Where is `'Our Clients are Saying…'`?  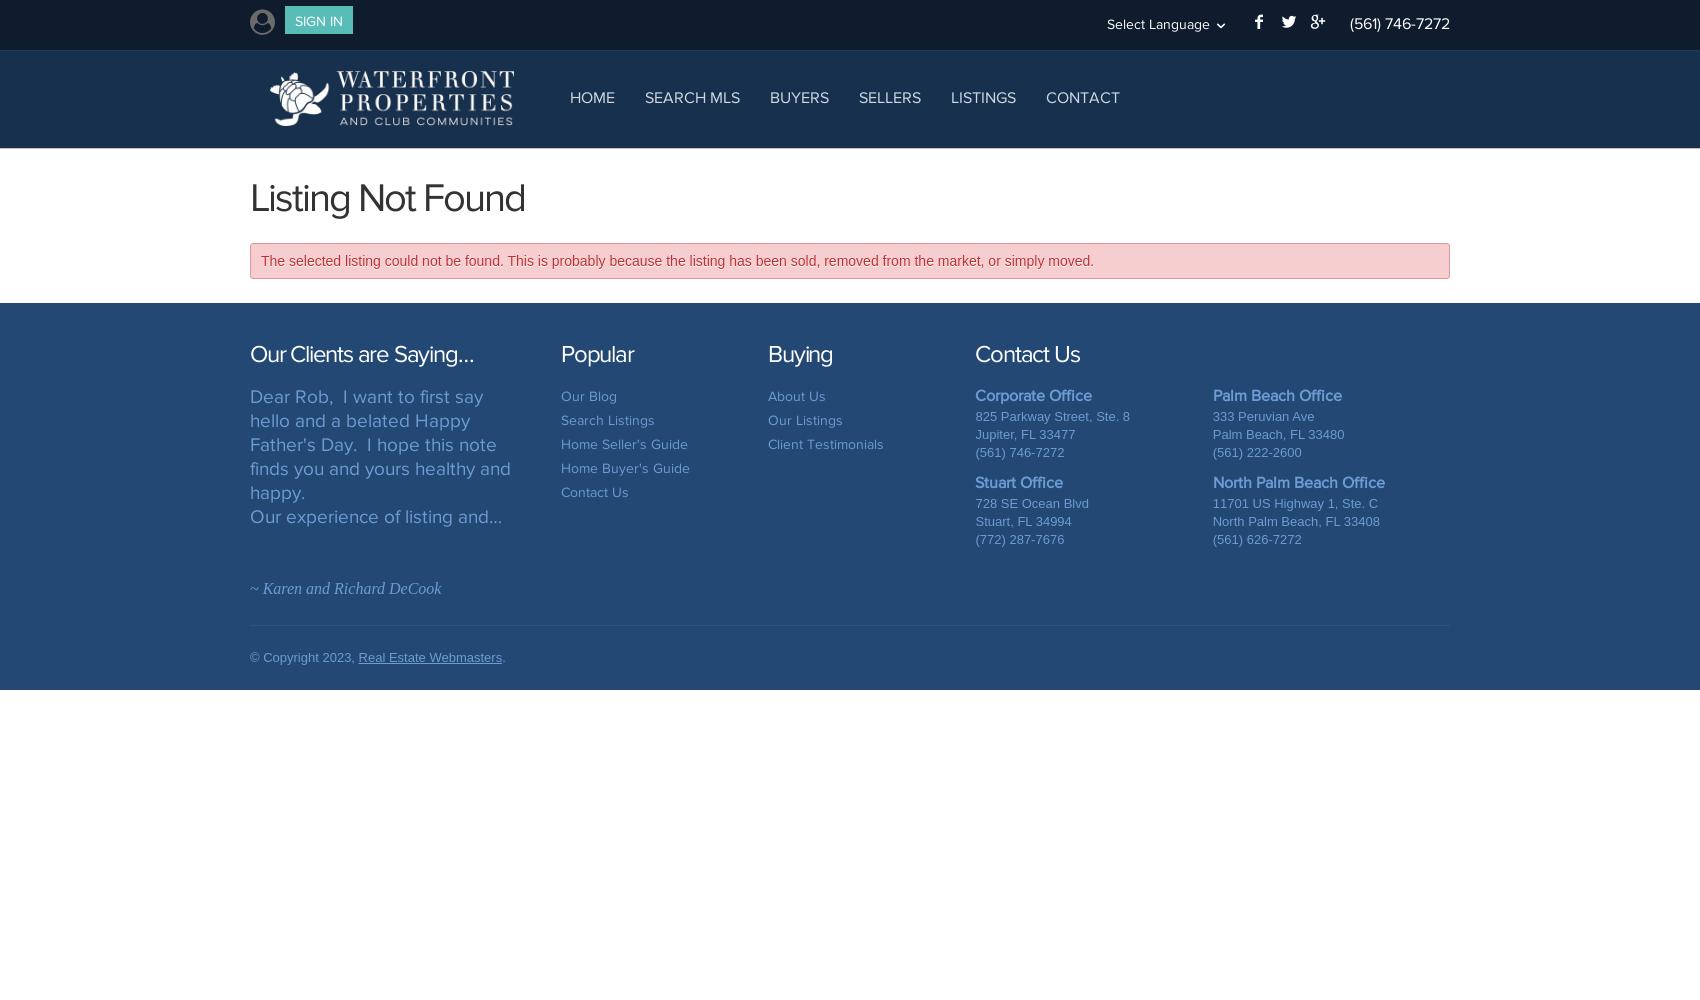
'Our Clients are Saying…' is located at coordinates (360, 353).